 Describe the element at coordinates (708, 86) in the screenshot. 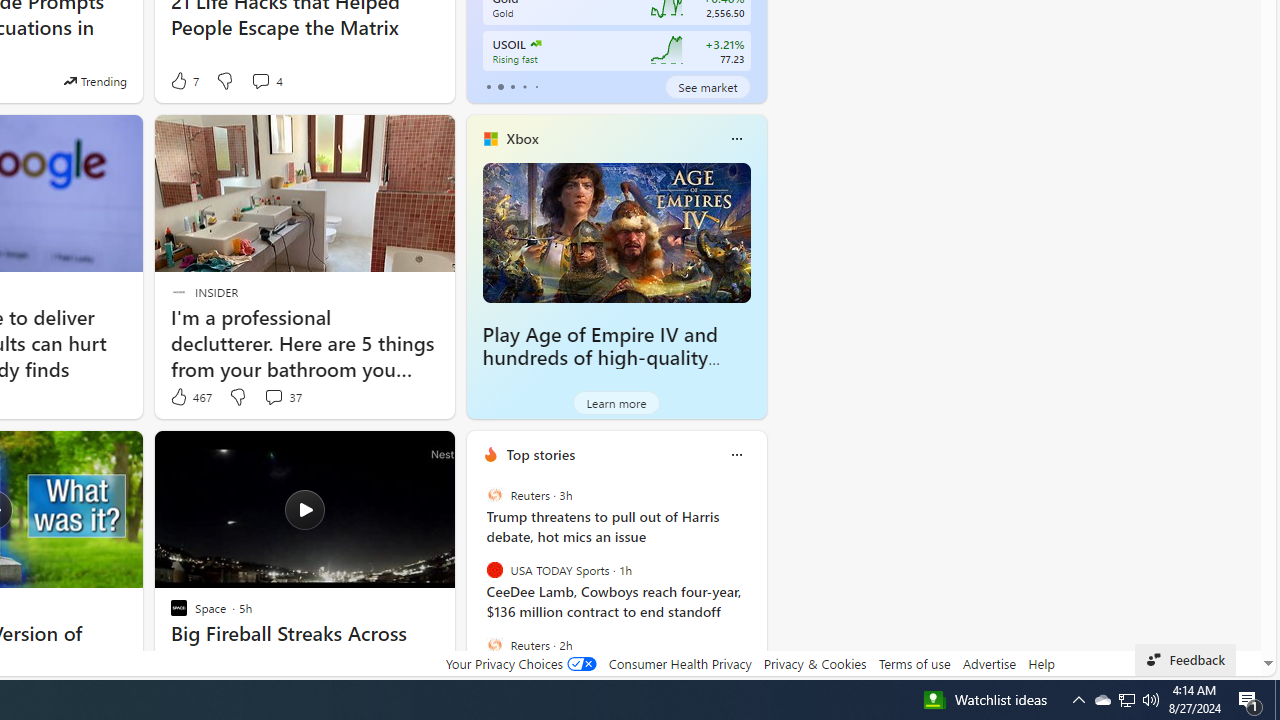

I see `'See market'` at that location.